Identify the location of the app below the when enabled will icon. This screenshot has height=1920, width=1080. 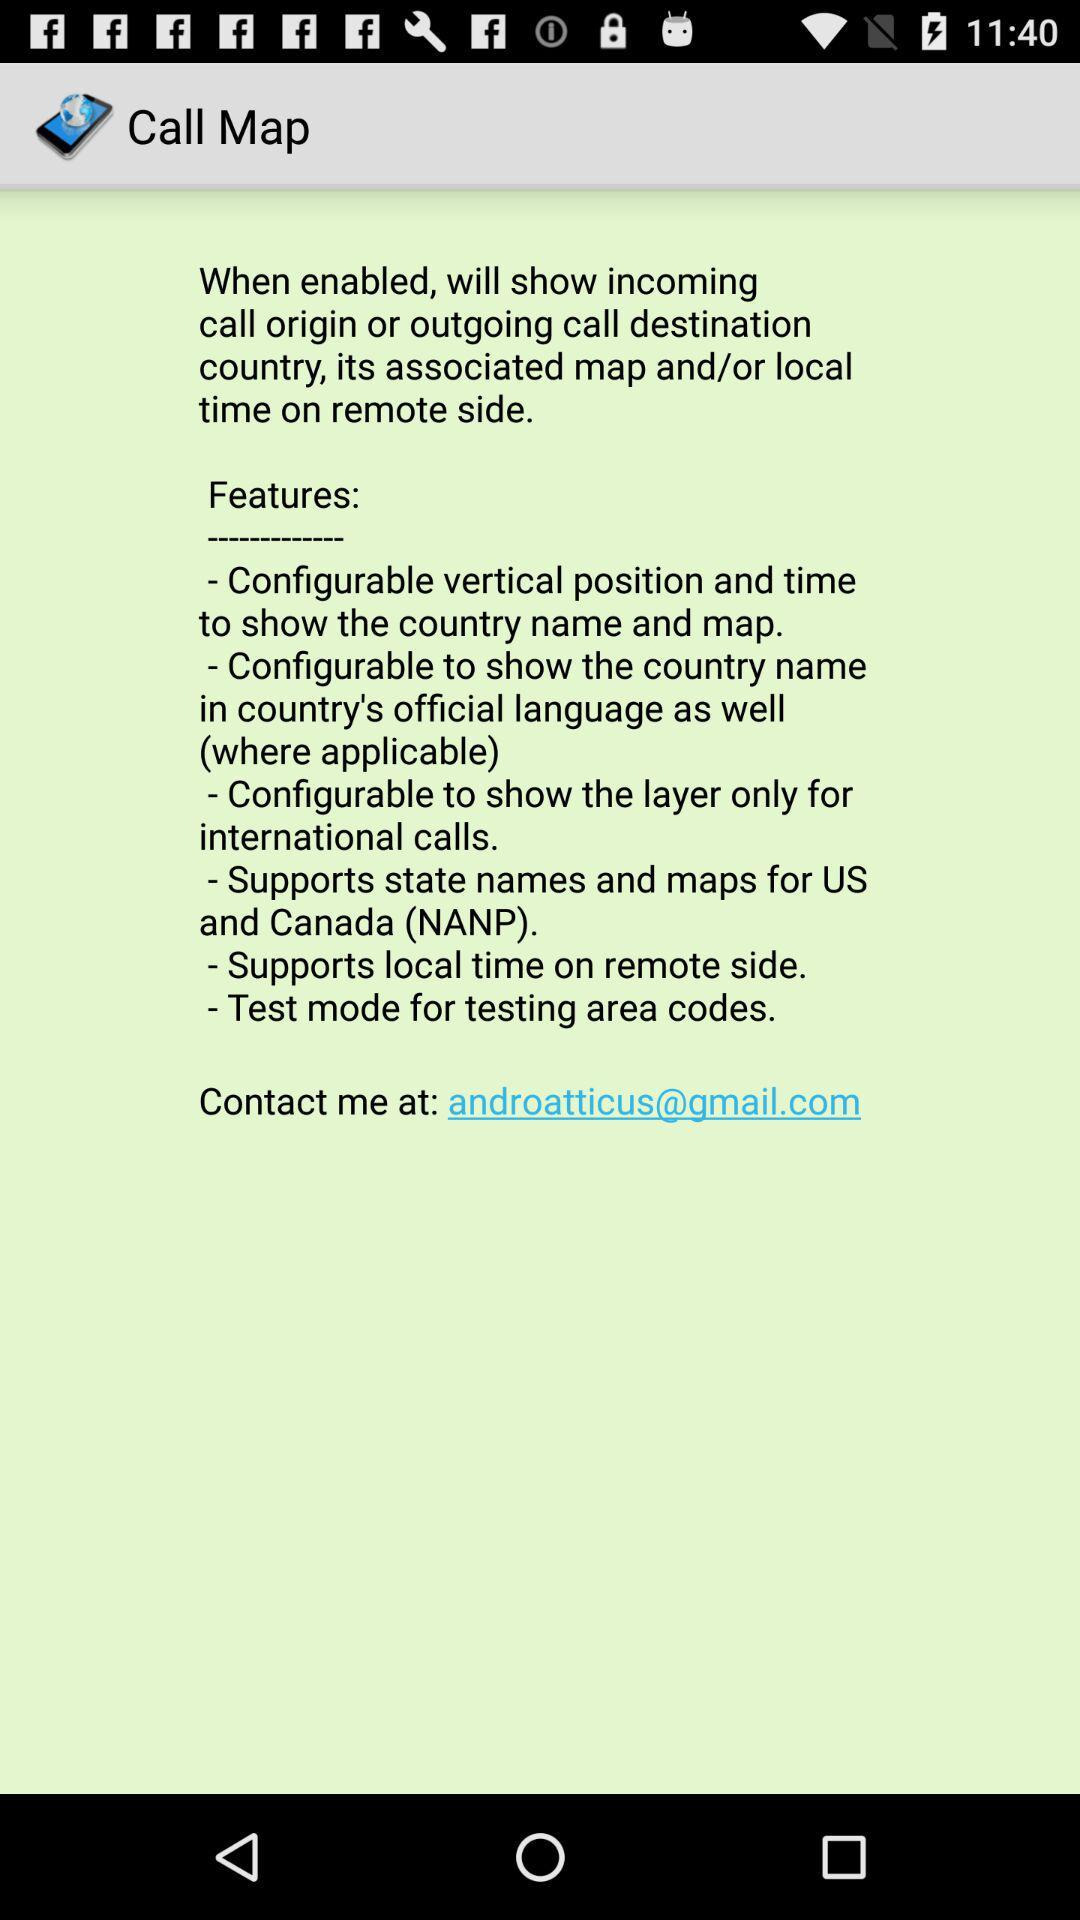
(540, 1099).